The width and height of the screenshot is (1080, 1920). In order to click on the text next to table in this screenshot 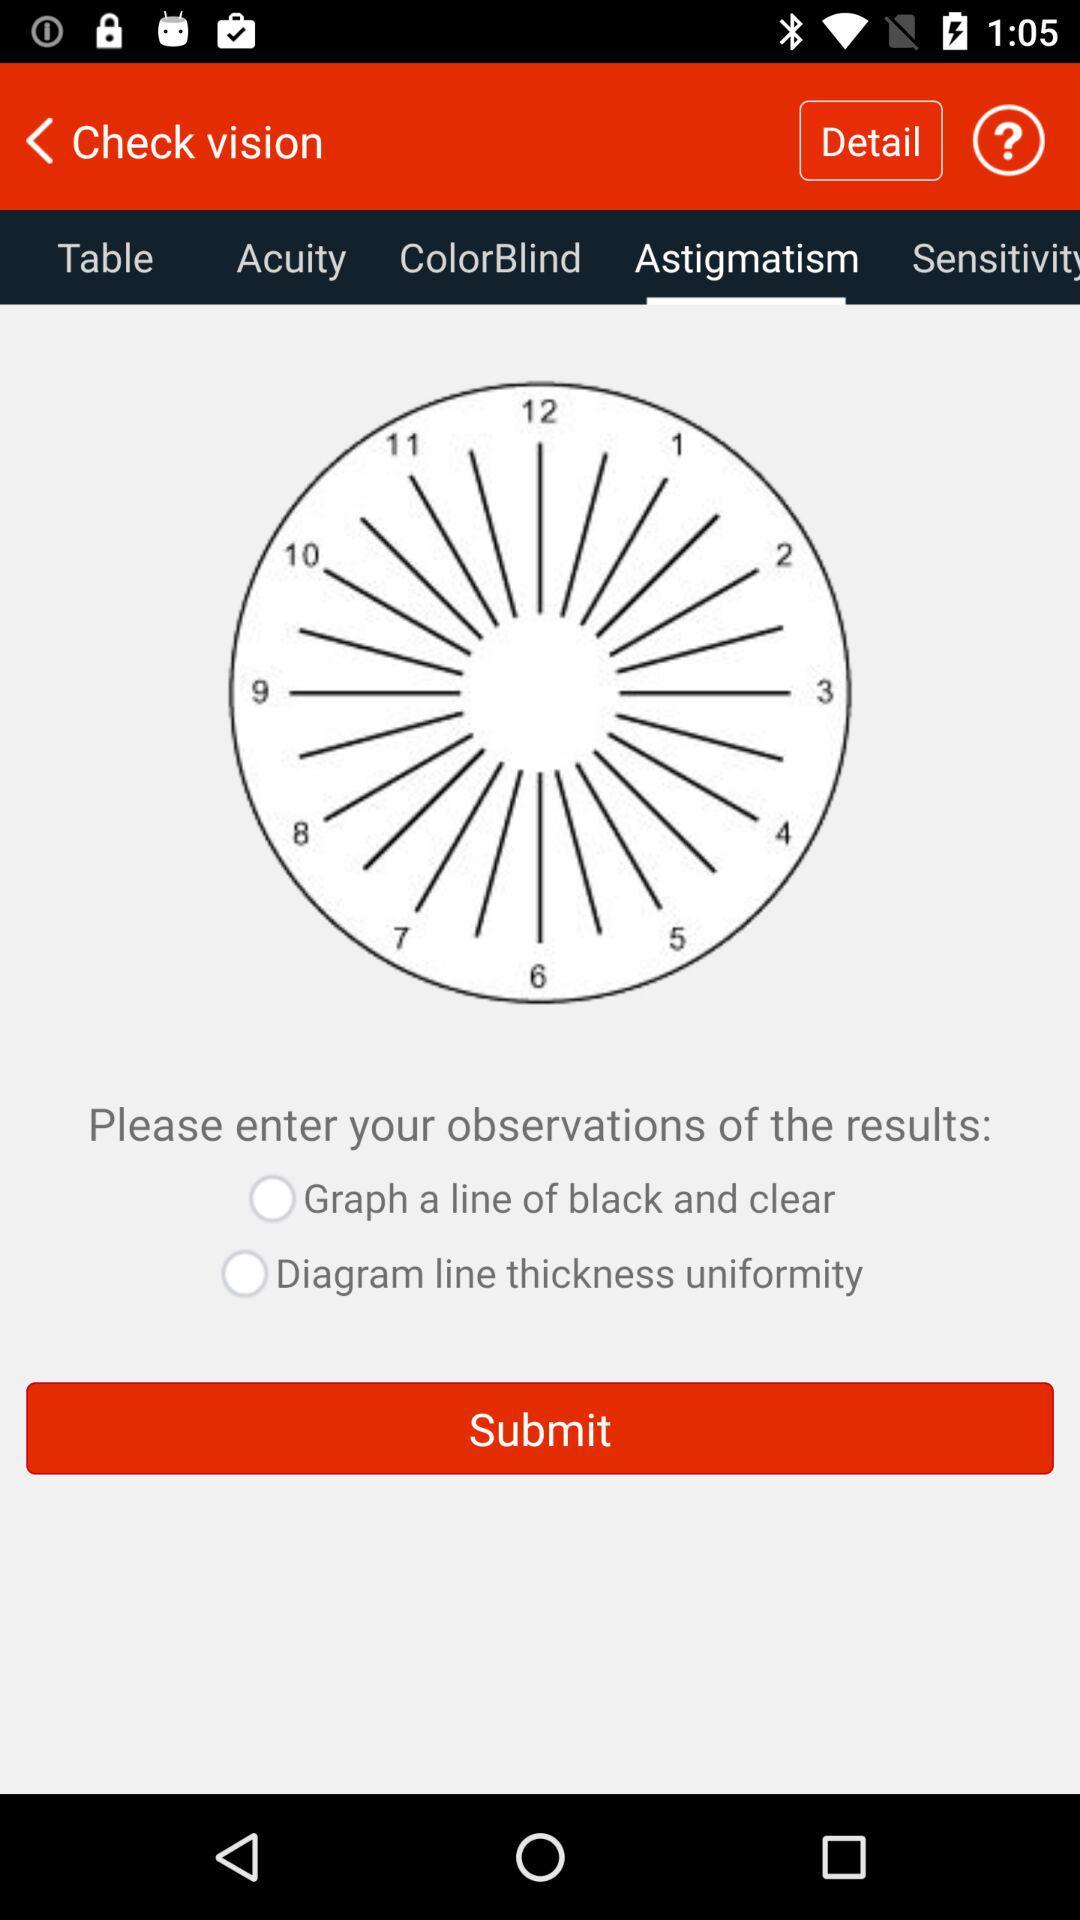, I will do `click(291, 256)`.